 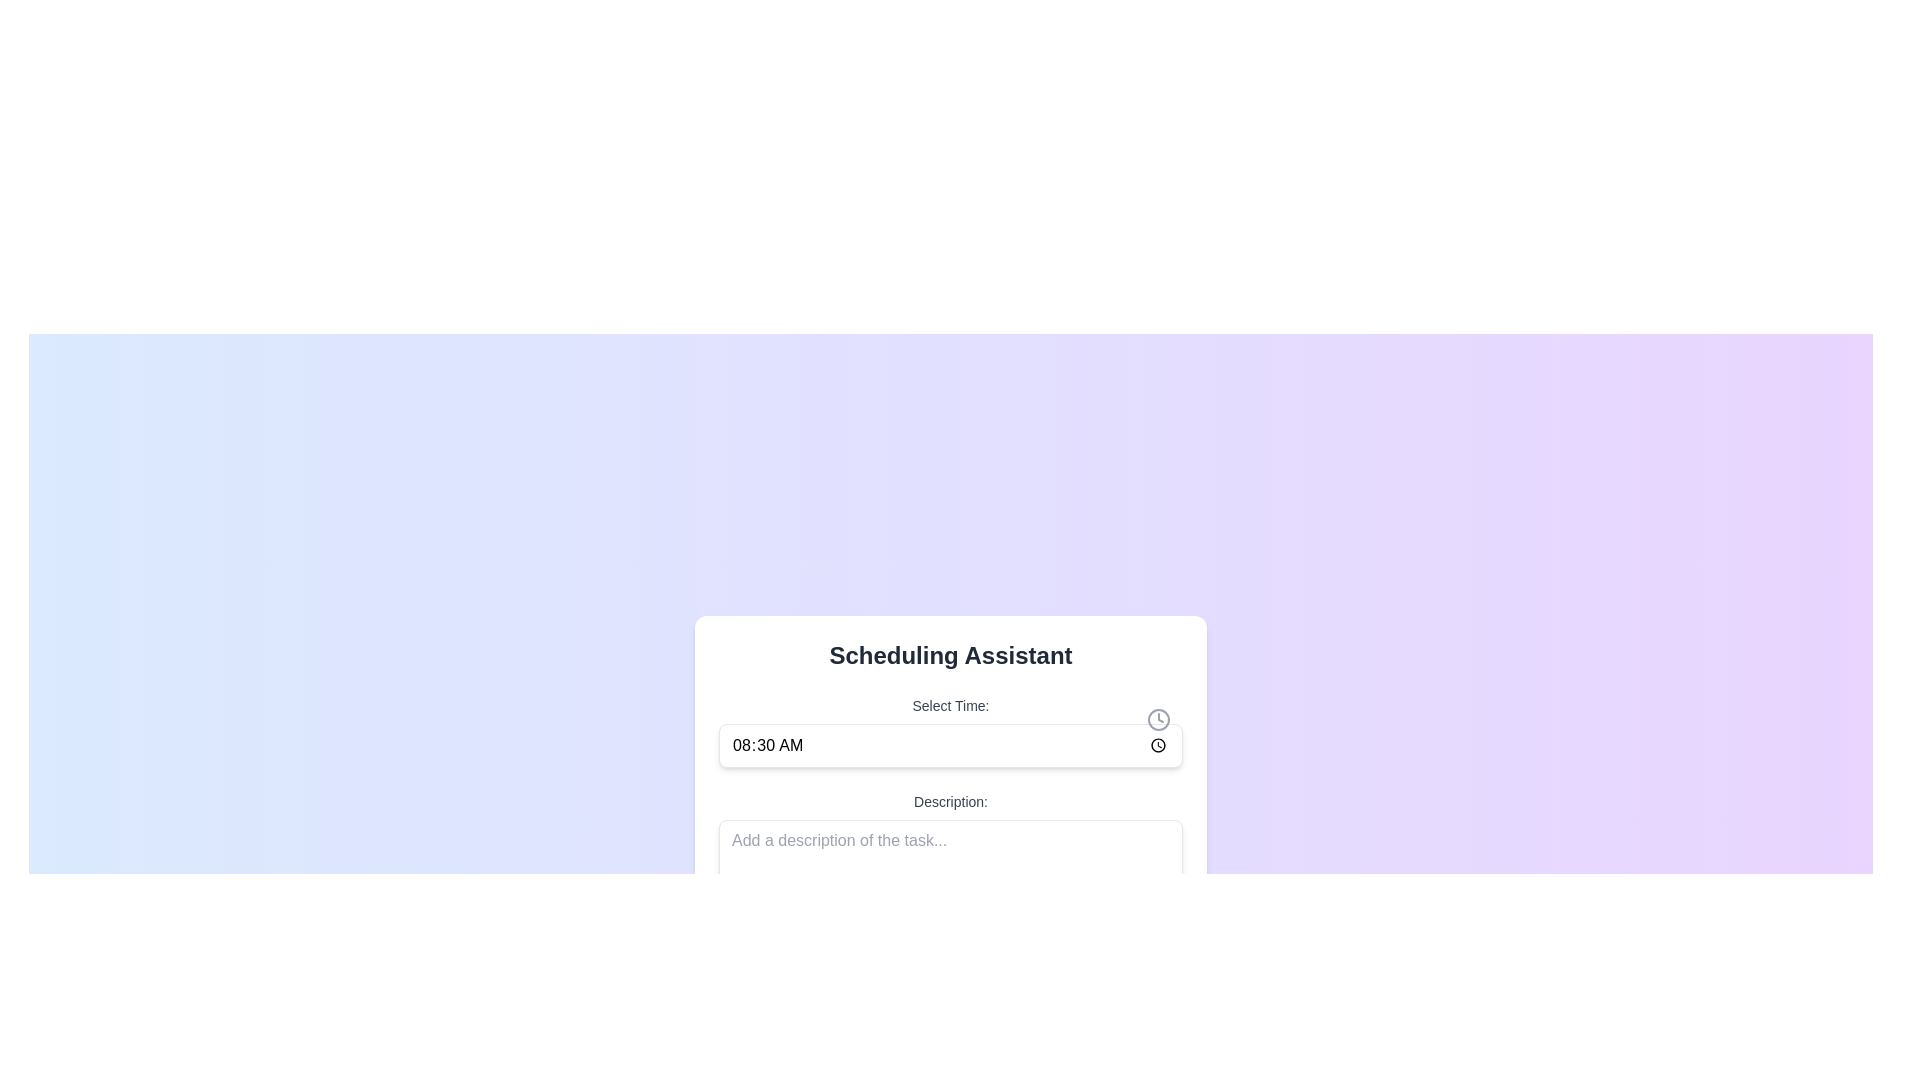 What do you see at coordinates (949, 744) in the screenshot?
I see `the Time picker input field located directly below the 'Select Time:' label to edit the time` at bounding box center [949, 744].